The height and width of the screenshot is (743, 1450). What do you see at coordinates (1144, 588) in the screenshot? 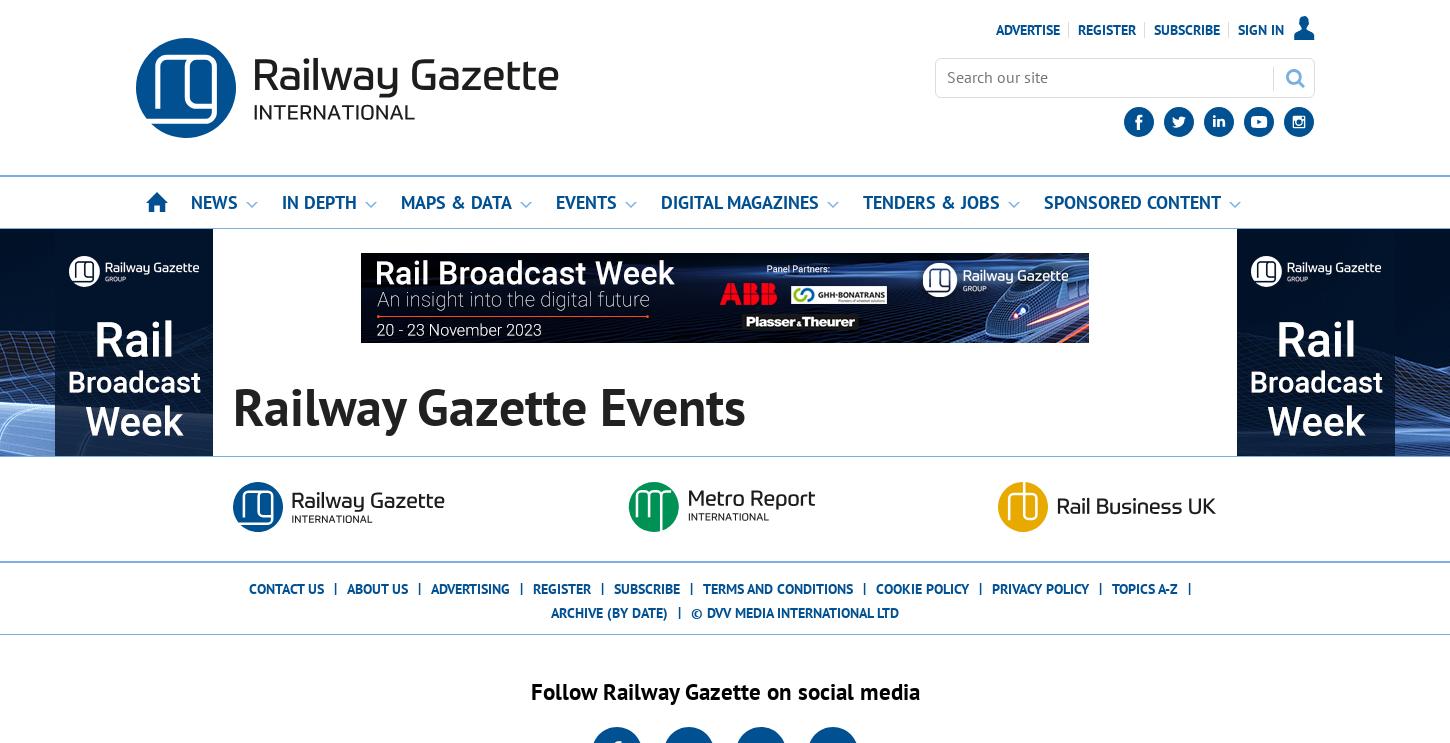
I see `'Topics A-Z'` at bounding box center [1144, 588].